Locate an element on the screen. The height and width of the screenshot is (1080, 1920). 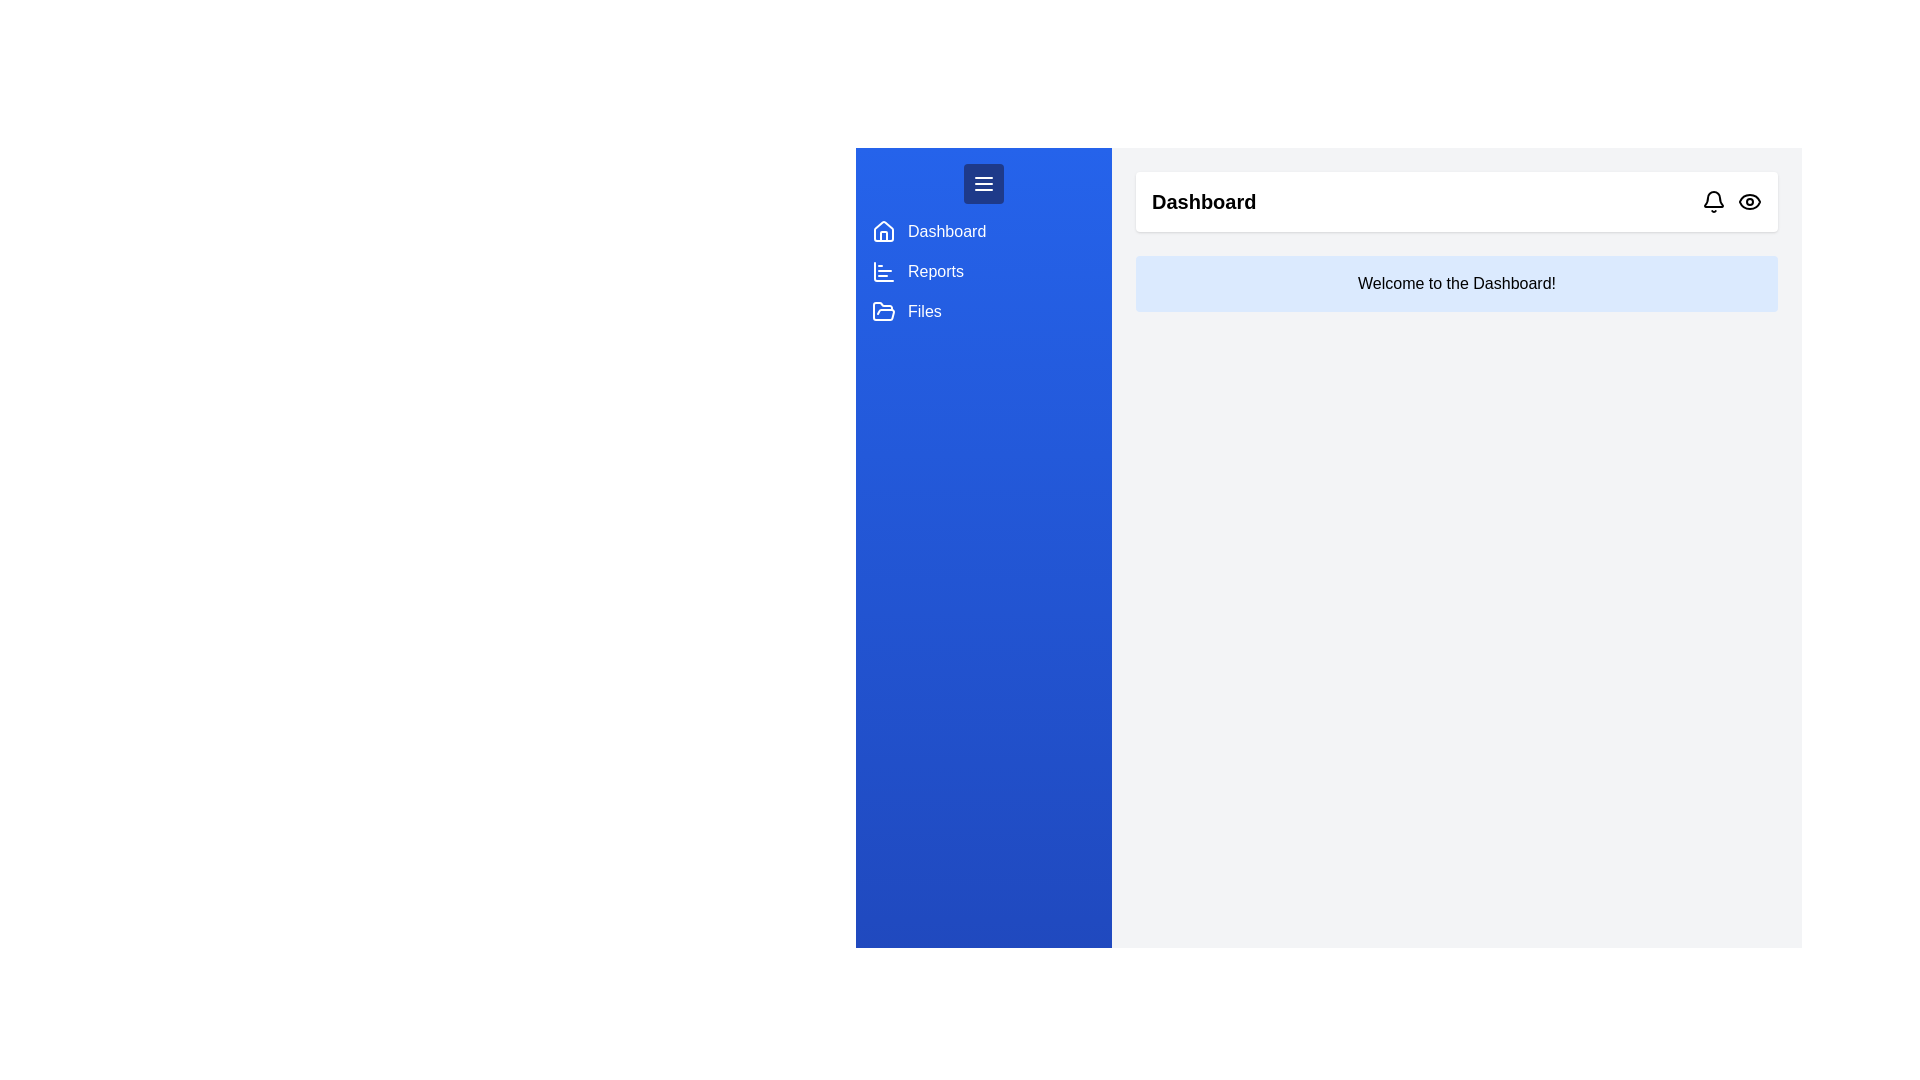
the SVG icon located in the left-hand vertical navigation bar, positioned at the top among similarly styled icons, which serves as a navigation link to the main or Dashboard page of the application is located at coordinates (882, 235).